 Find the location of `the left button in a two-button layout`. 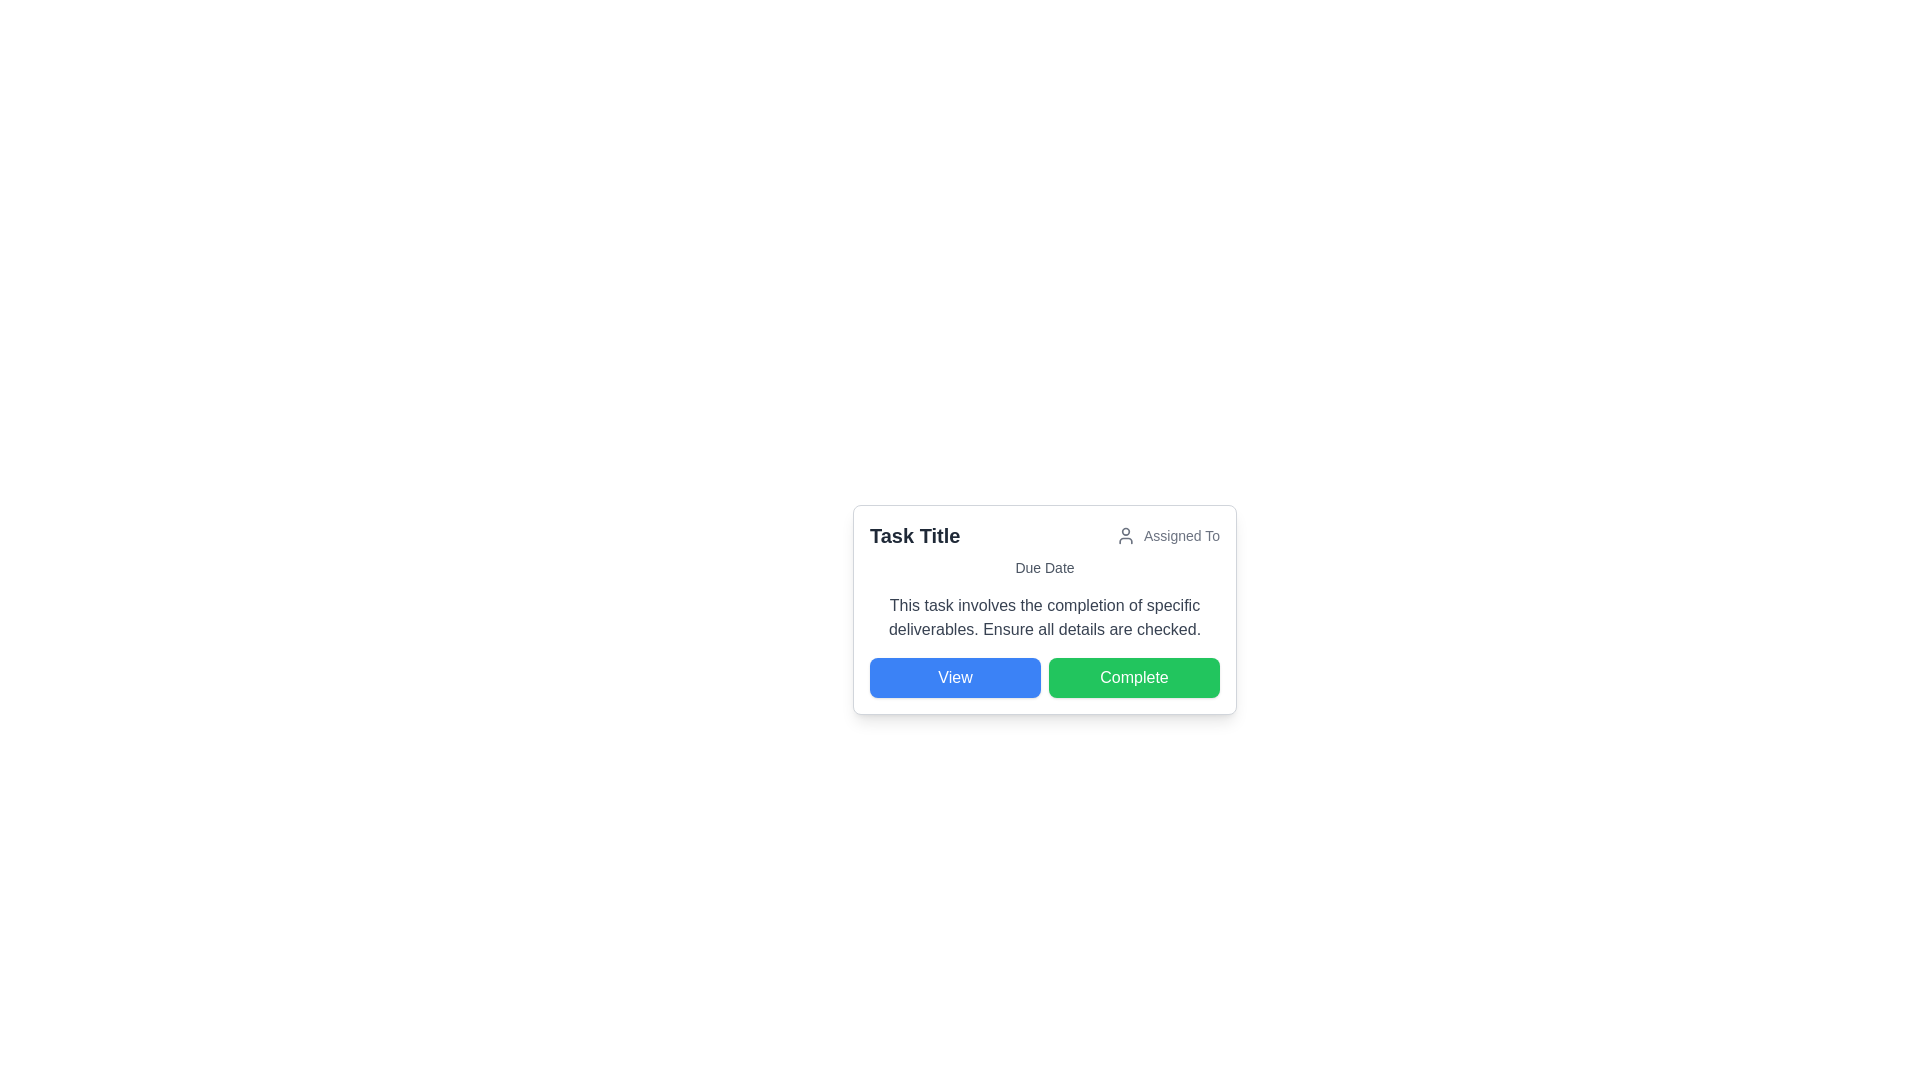

the left button in a two-button layout is located at coordinates (954, 677).